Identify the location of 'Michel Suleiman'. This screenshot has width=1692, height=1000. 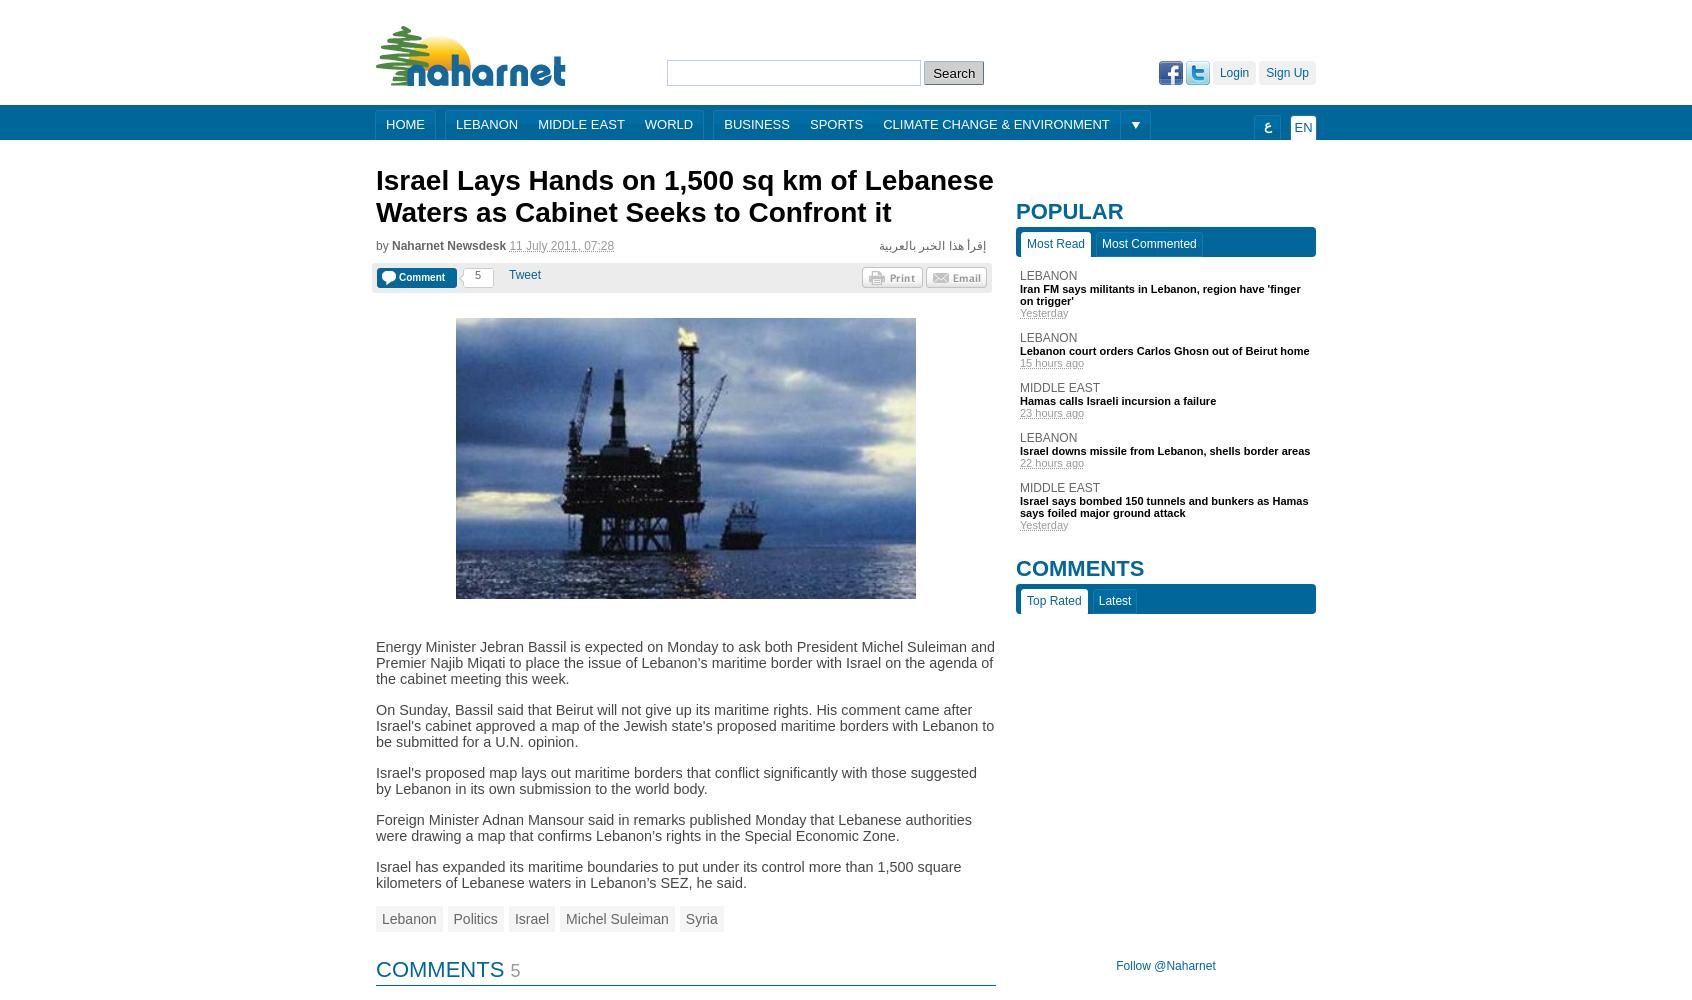
(616, 918).